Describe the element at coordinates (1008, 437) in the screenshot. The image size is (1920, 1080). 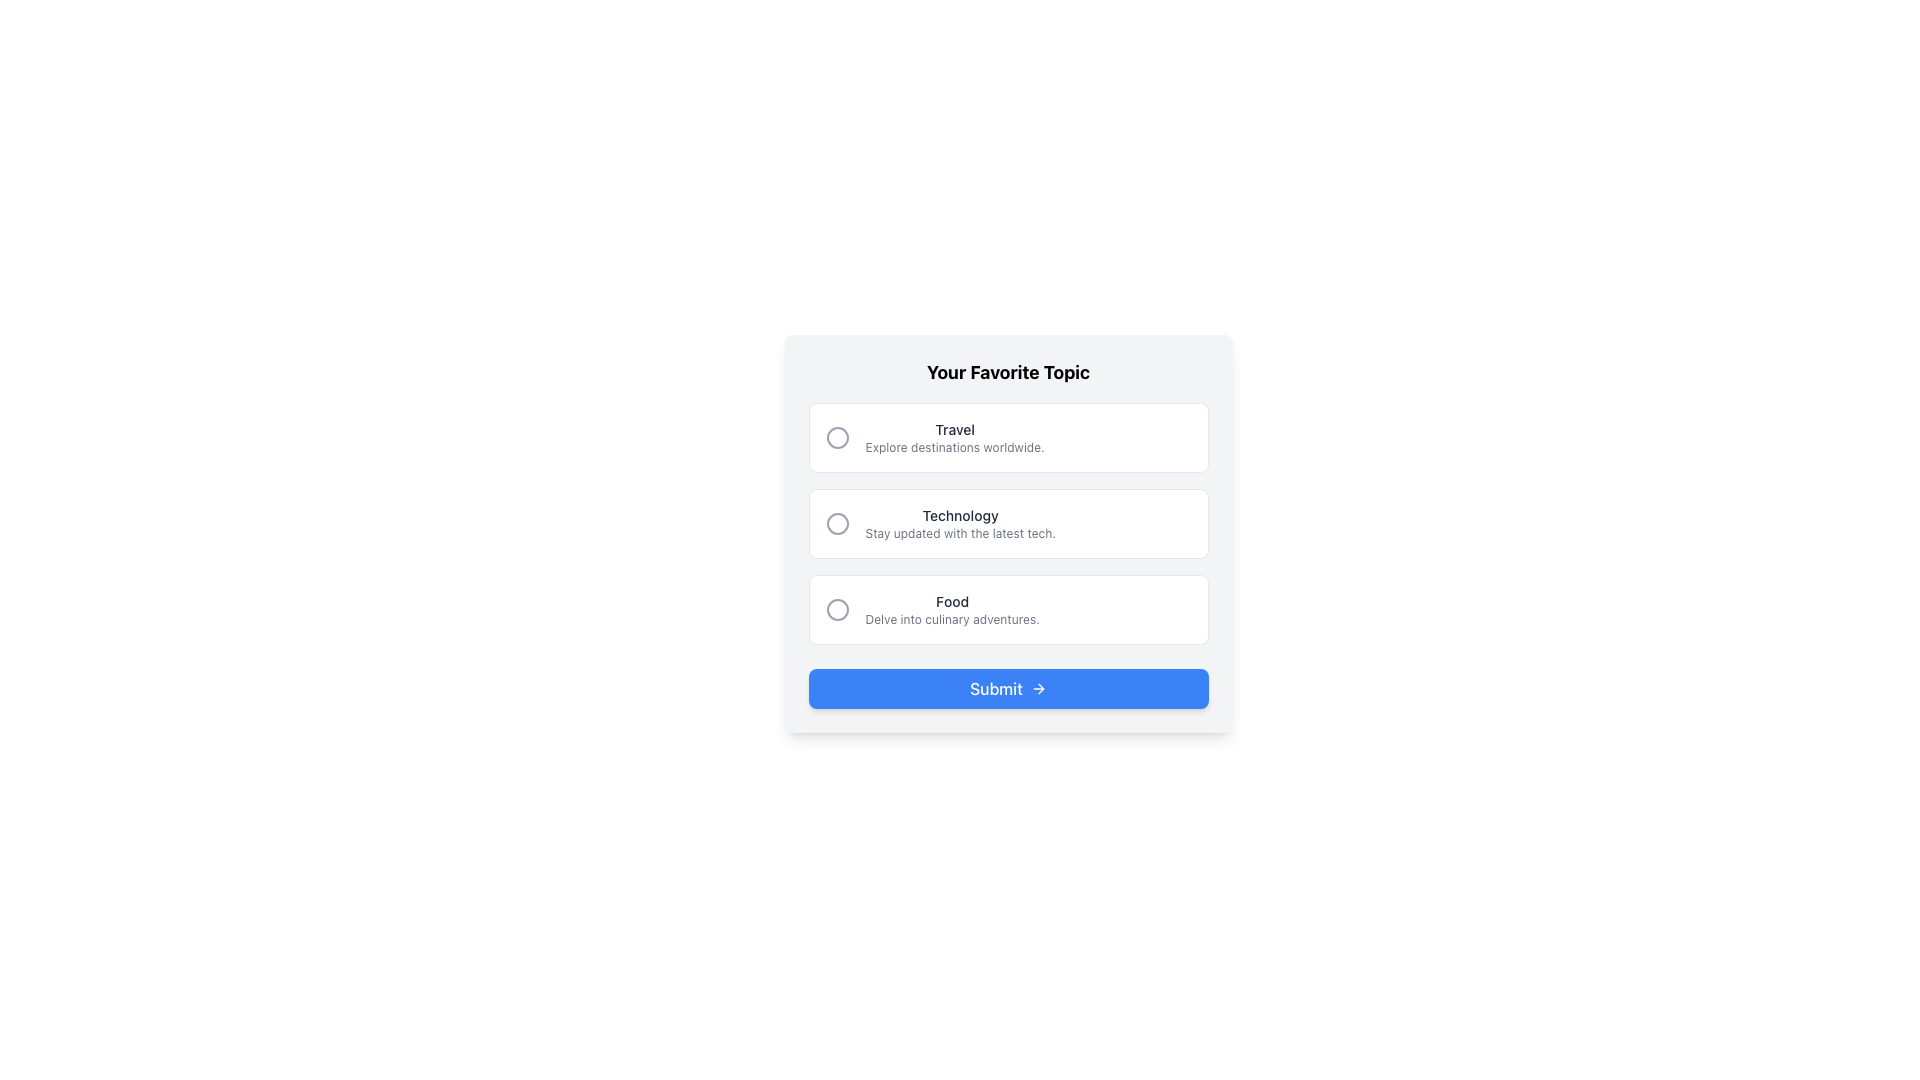
I see `the first selectable list item` at that location.